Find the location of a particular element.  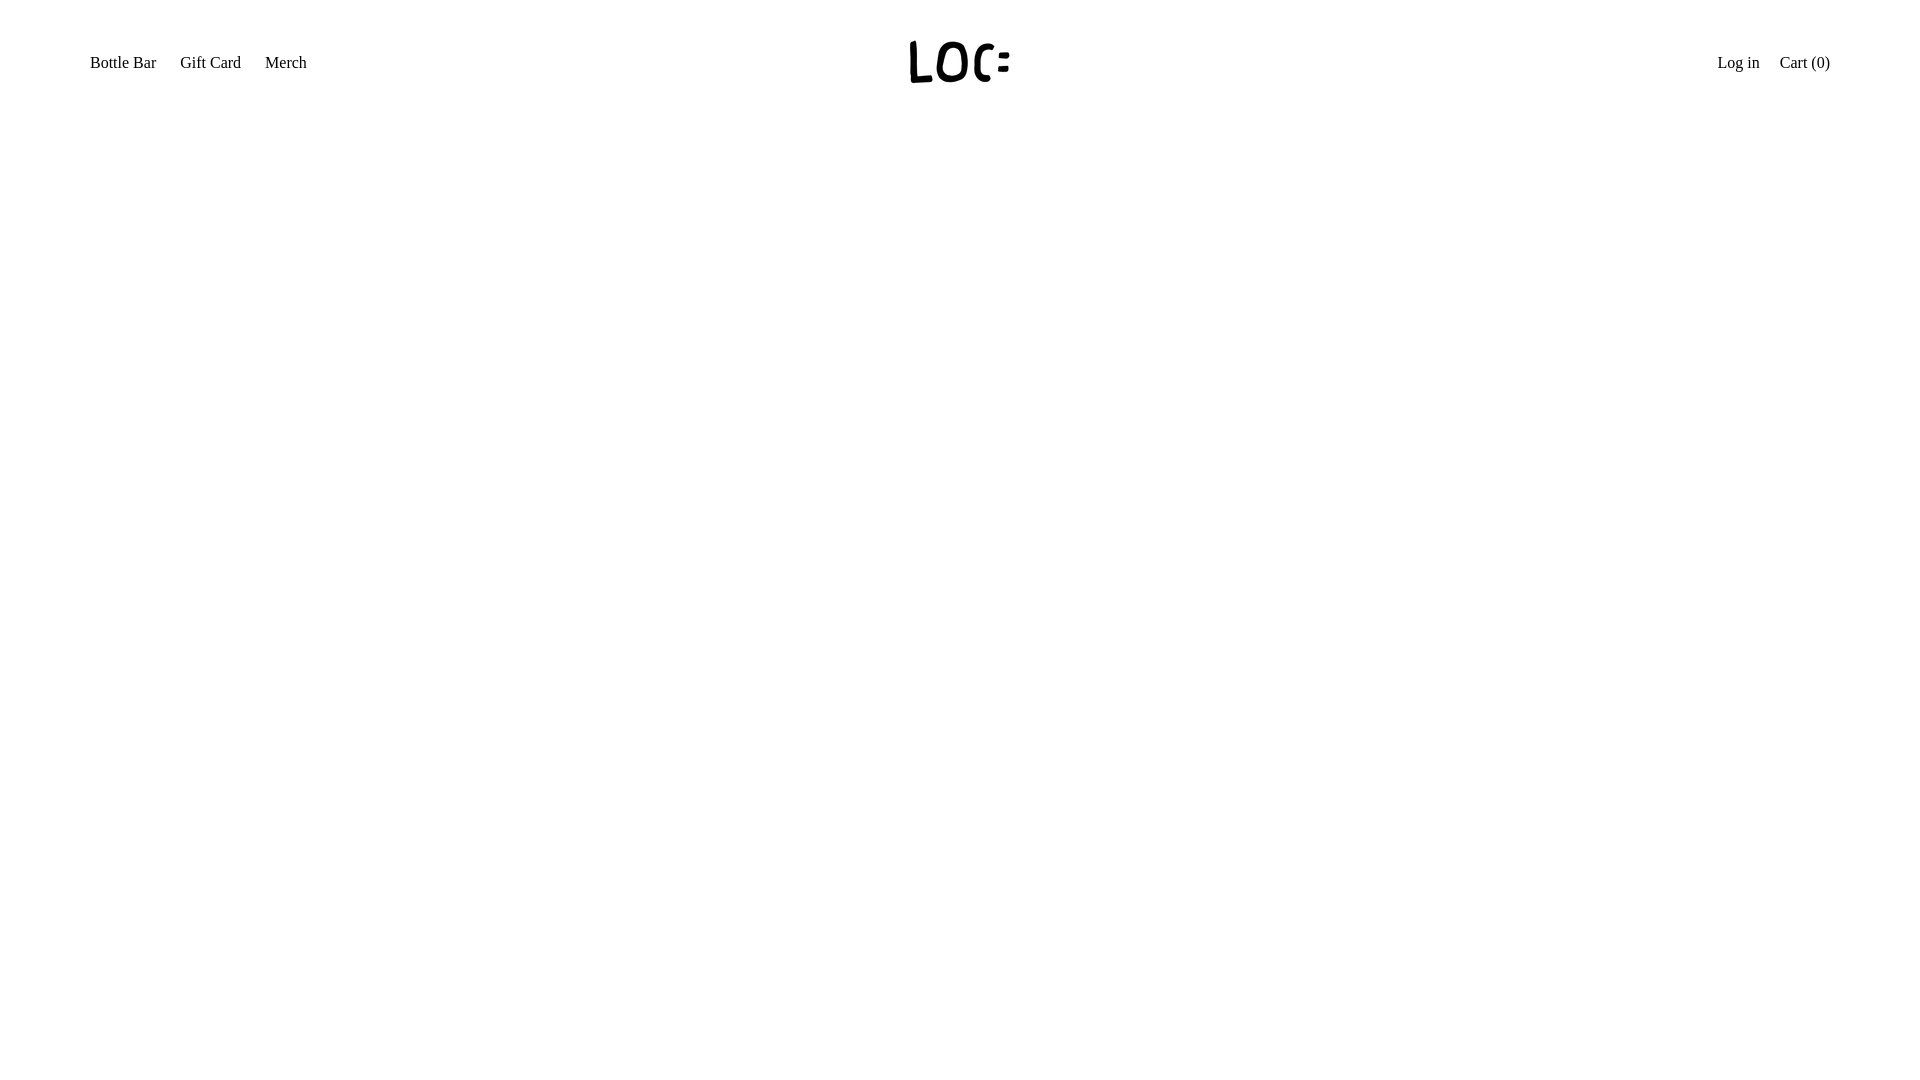

'Returns' is located at coordinates (133, 554).